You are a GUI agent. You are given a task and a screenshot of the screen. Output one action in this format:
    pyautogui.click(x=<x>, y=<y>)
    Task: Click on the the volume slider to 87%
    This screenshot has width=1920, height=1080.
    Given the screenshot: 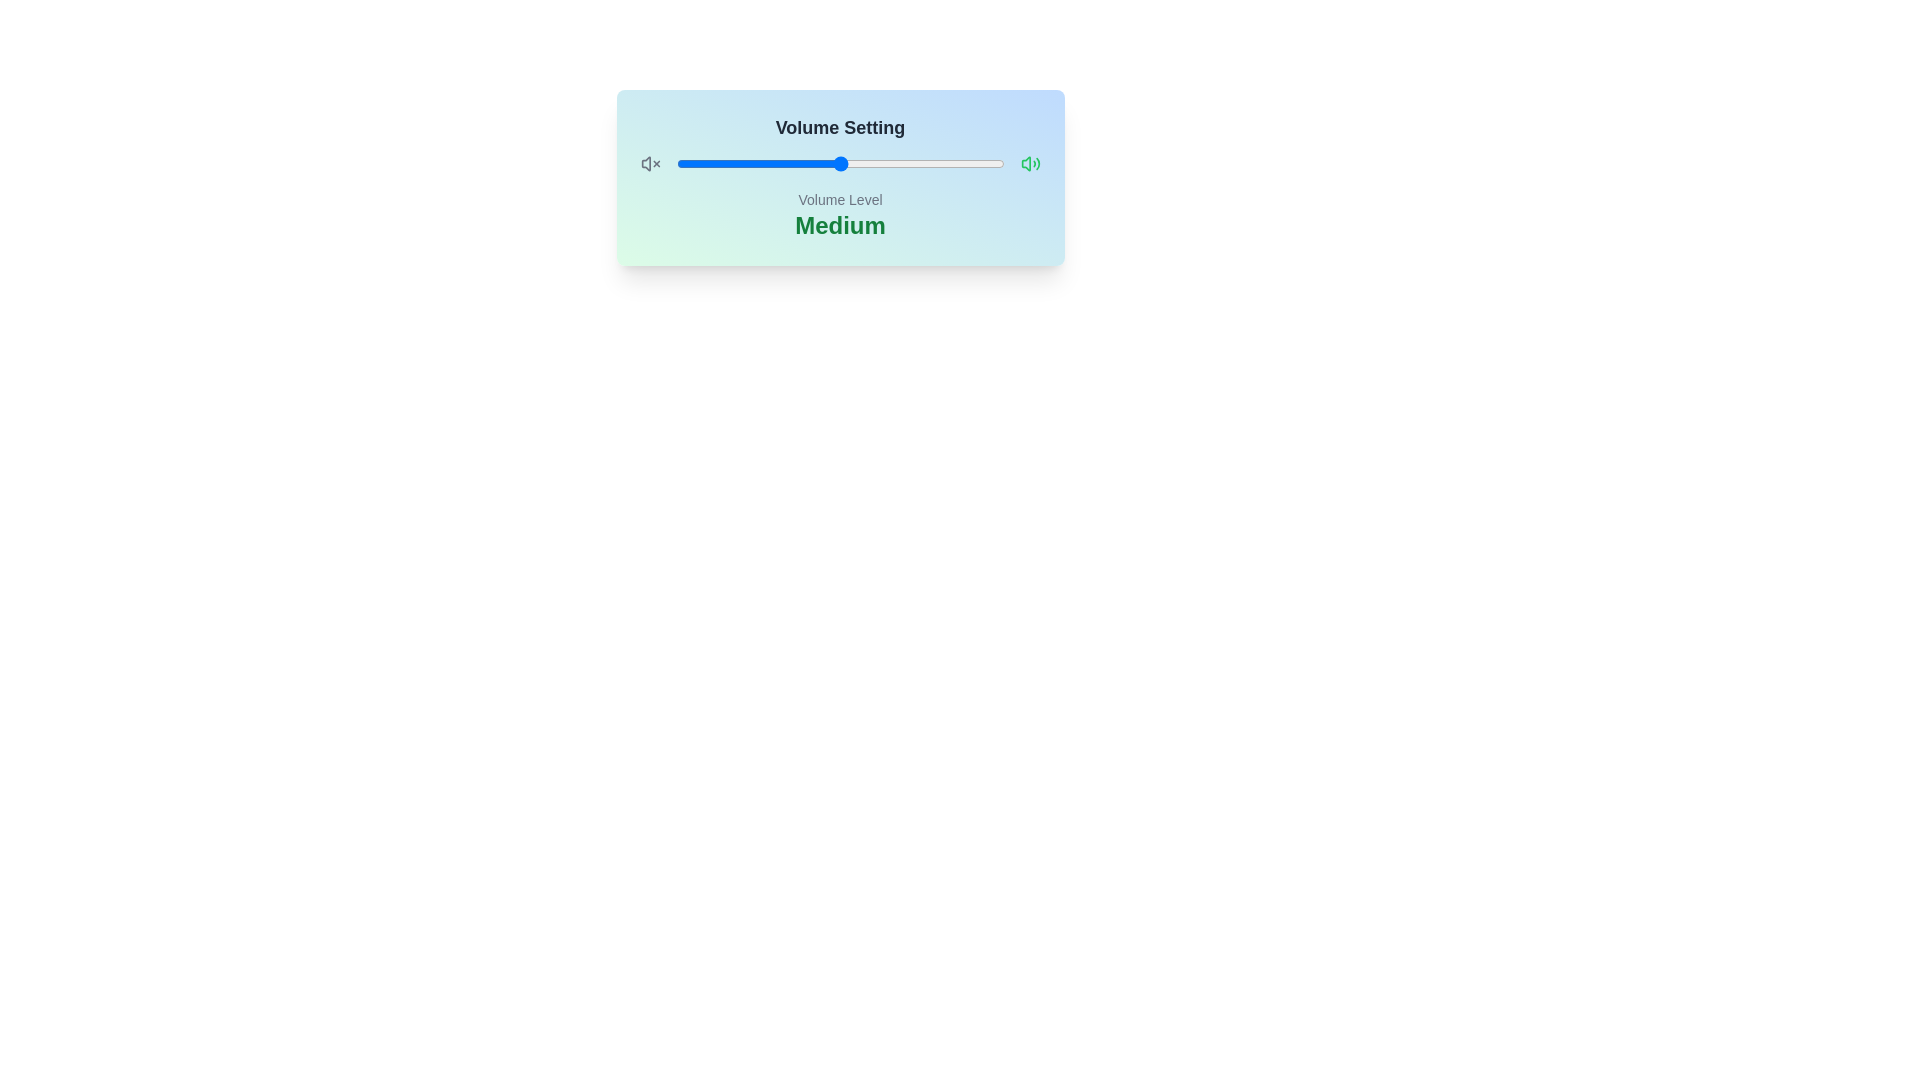 What is the action you would take?
    pyautogui.click(x=961, y=163)
    